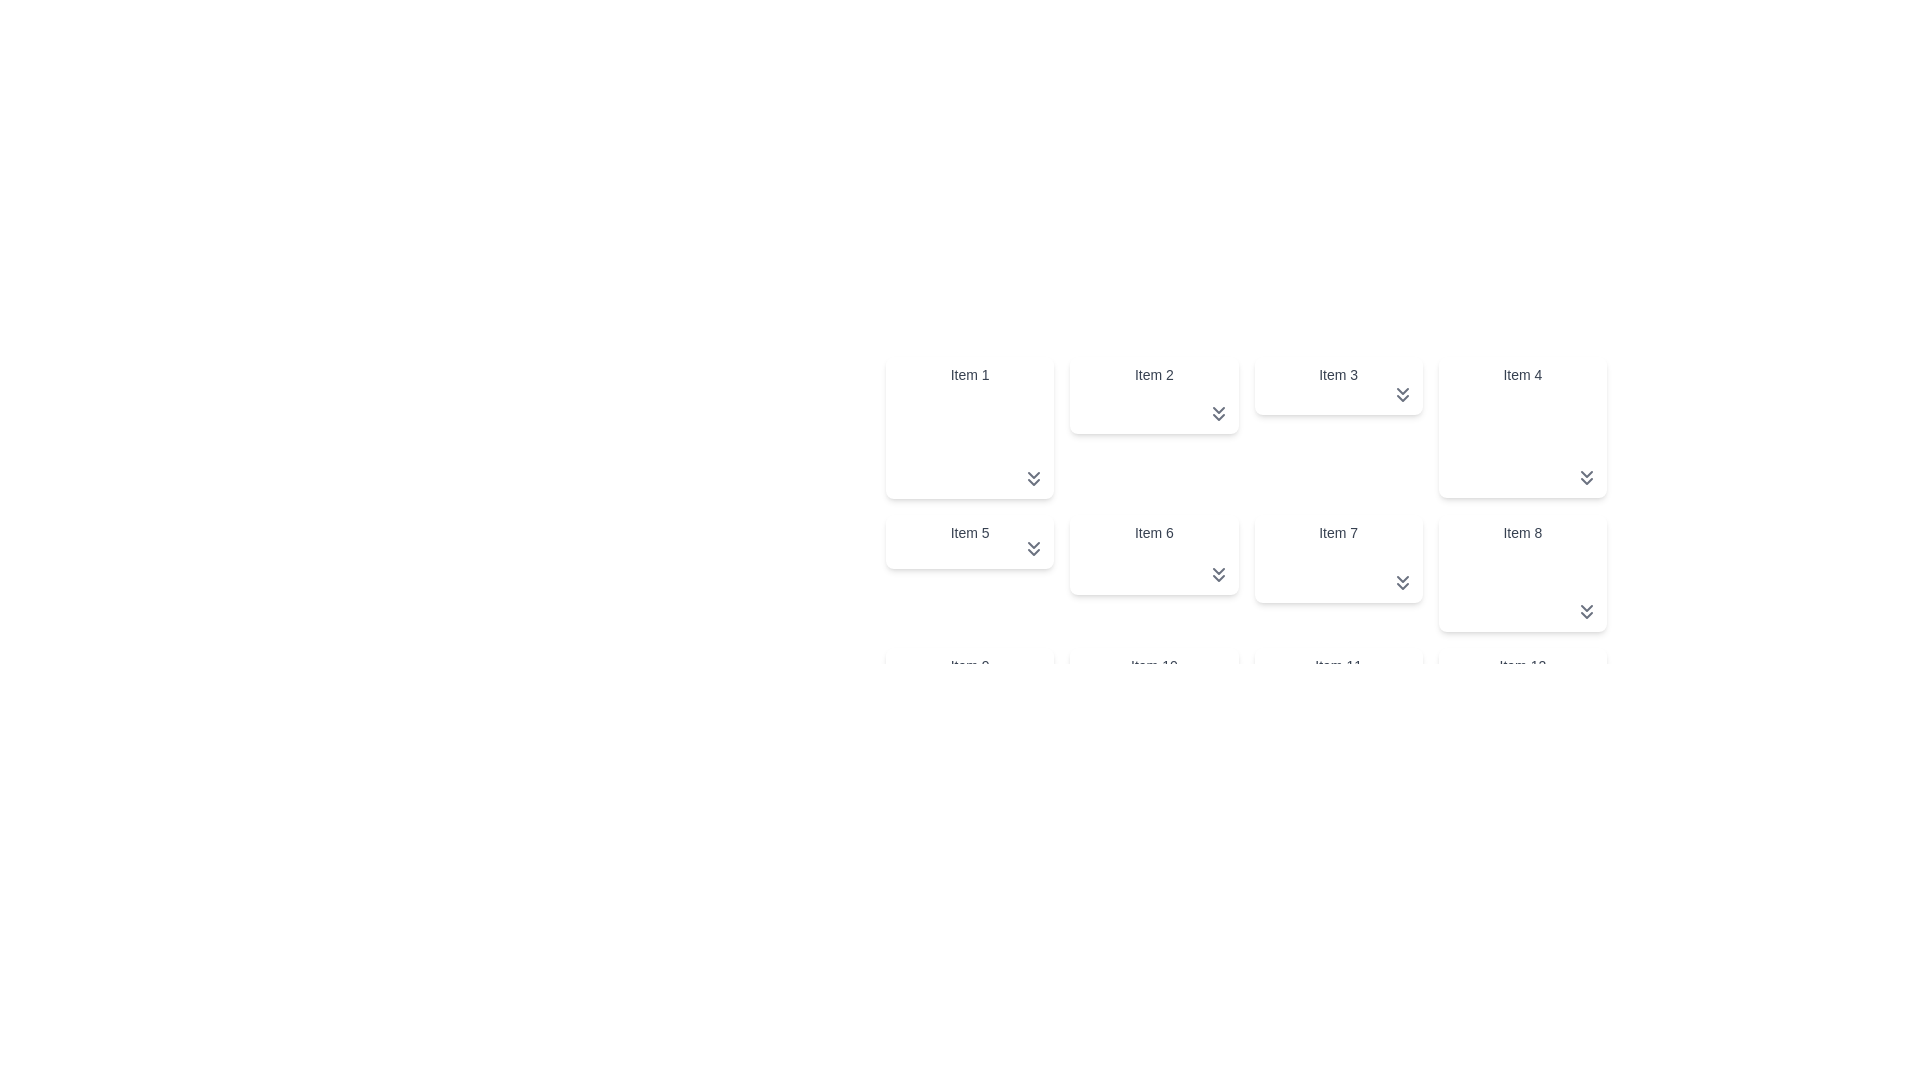 The width and height of the screenshot is (1920, 1080). Describe the element at coordinates (1521, 426) in the screenshot. I see `the grid cell element containing text and an interactive icon located in the first row, fourth column` at that location.